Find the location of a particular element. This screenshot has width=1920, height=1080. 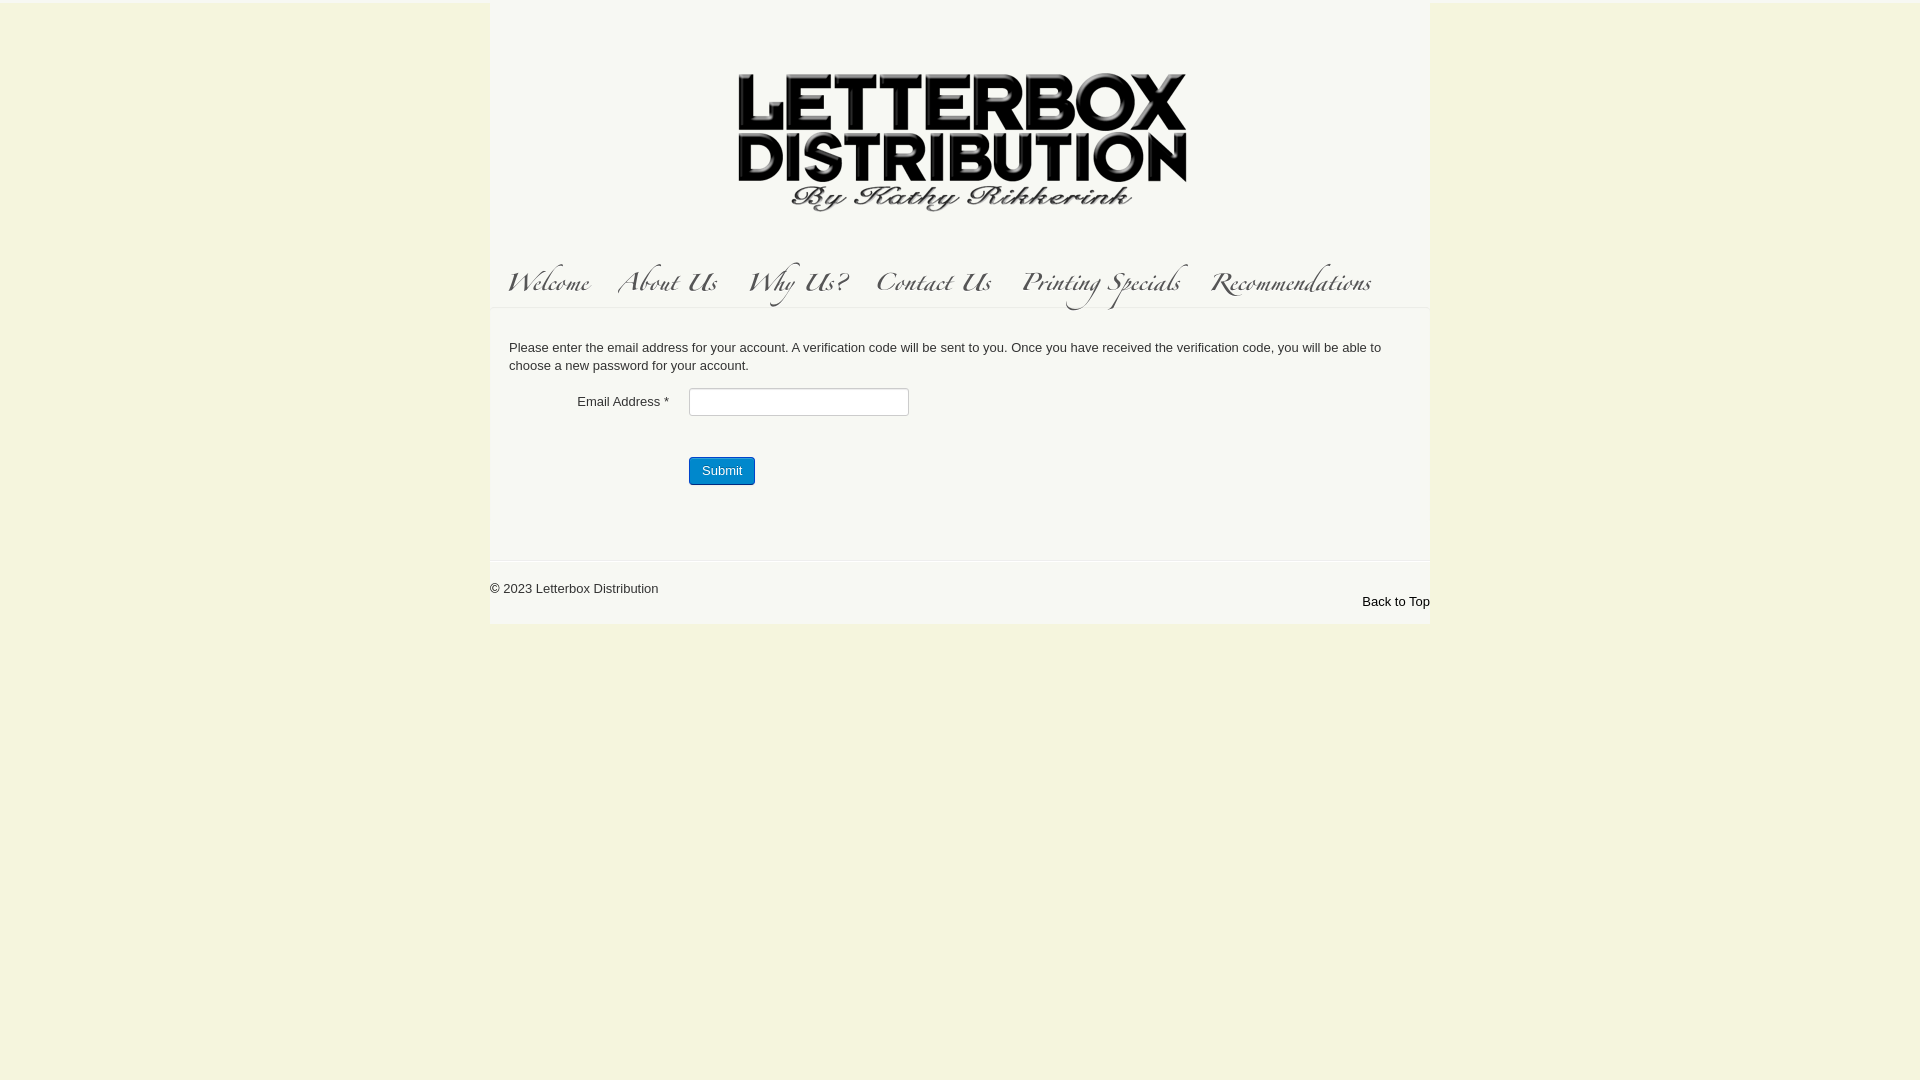

'Printing Specials' is located at coordinates (1004, 286).